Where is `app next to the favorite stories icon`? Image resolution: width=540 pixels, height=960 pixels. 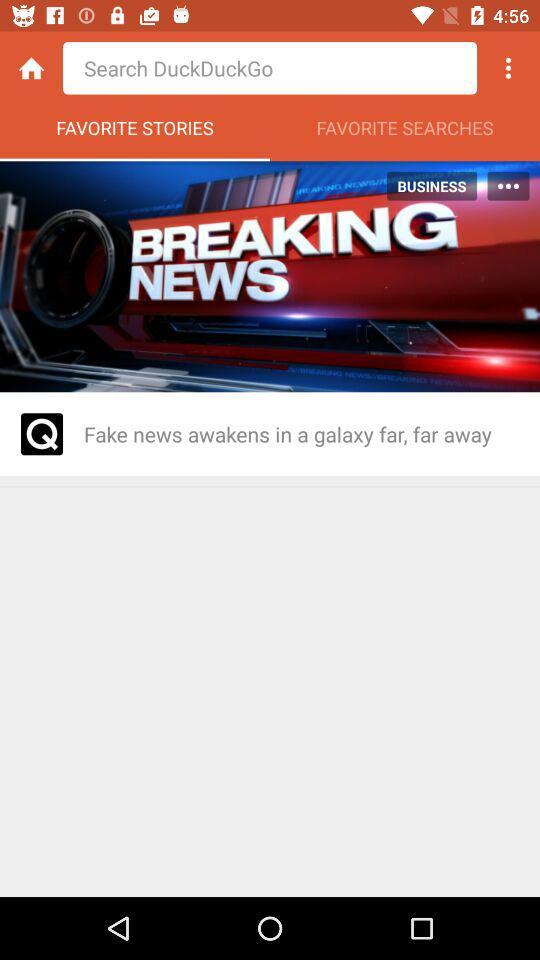 app next to the favorite stories icon is located at coordinates (405, 132).